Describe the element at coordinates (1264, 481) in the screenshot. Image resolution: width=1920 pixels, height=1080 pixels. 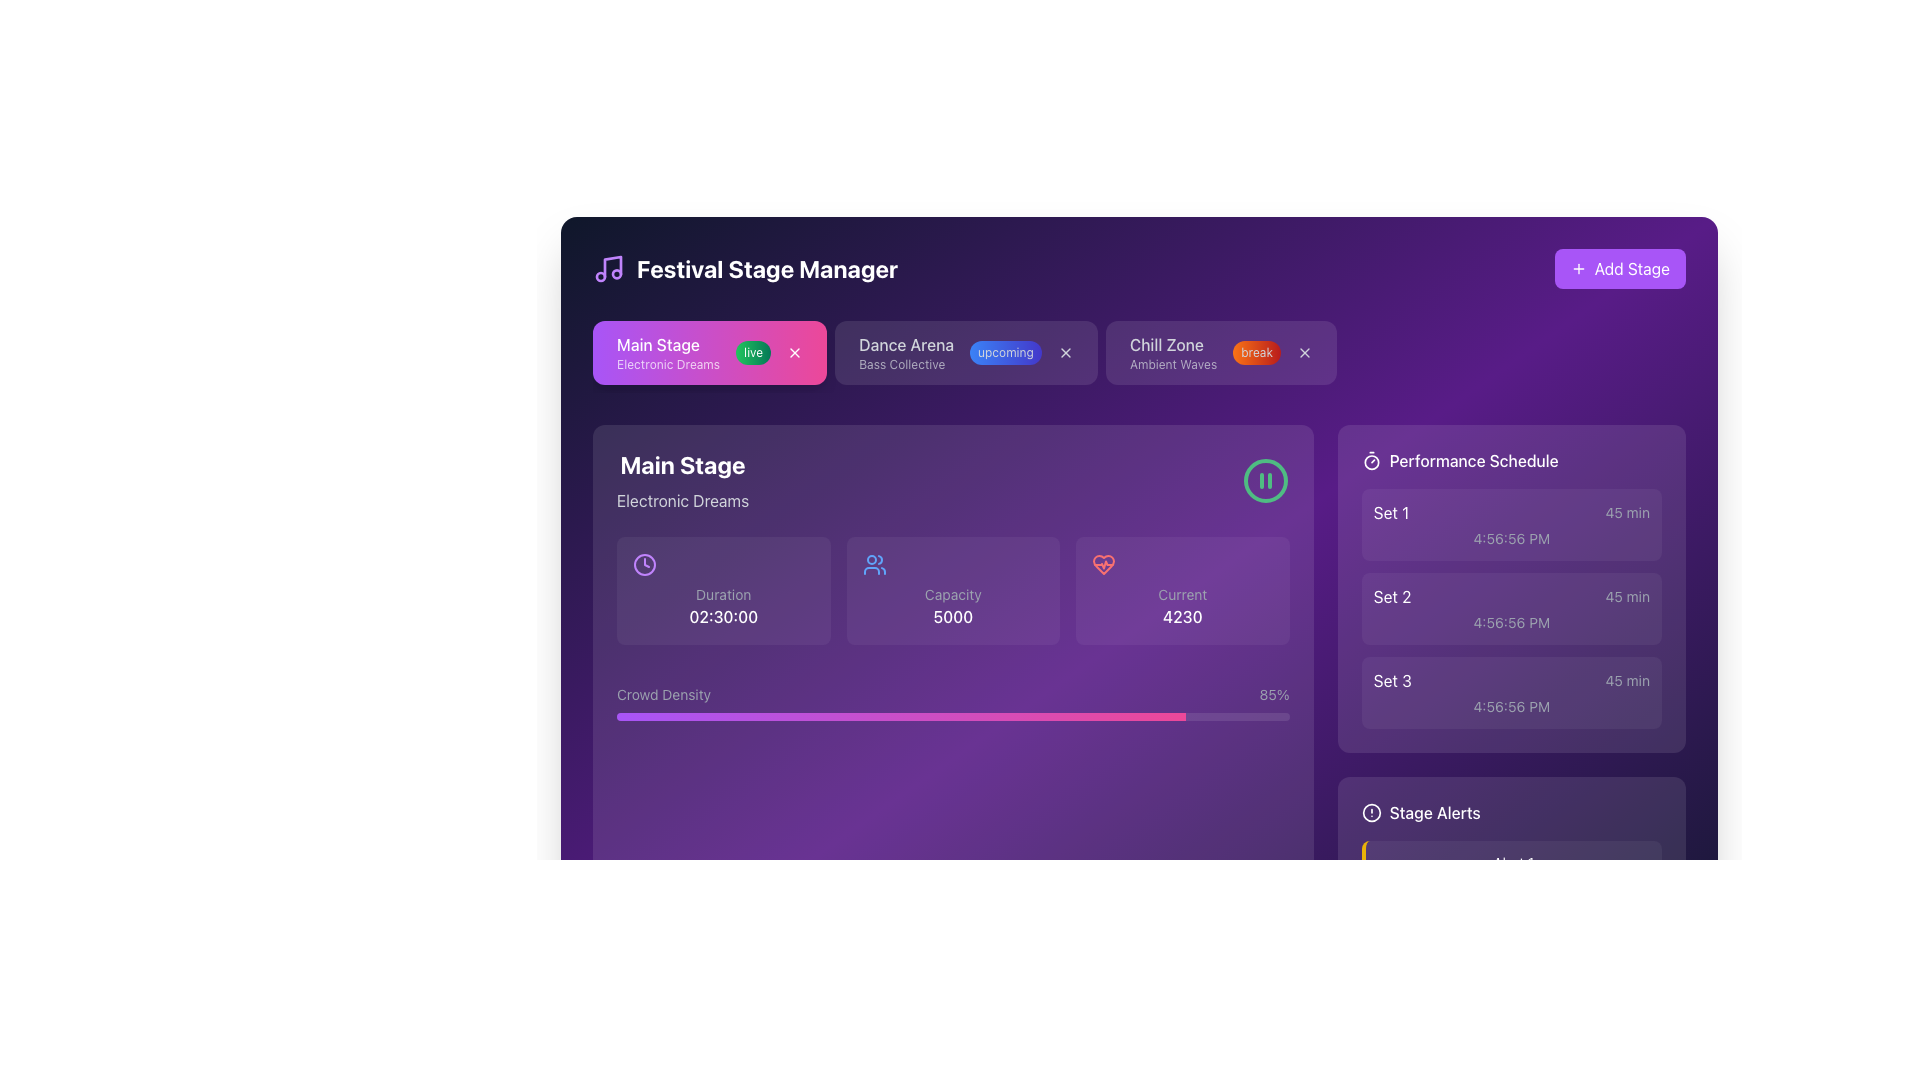
I see `the circular pause button icon with a green border and two vertical bars on a purple background to potentially display a tooltip` at that location.